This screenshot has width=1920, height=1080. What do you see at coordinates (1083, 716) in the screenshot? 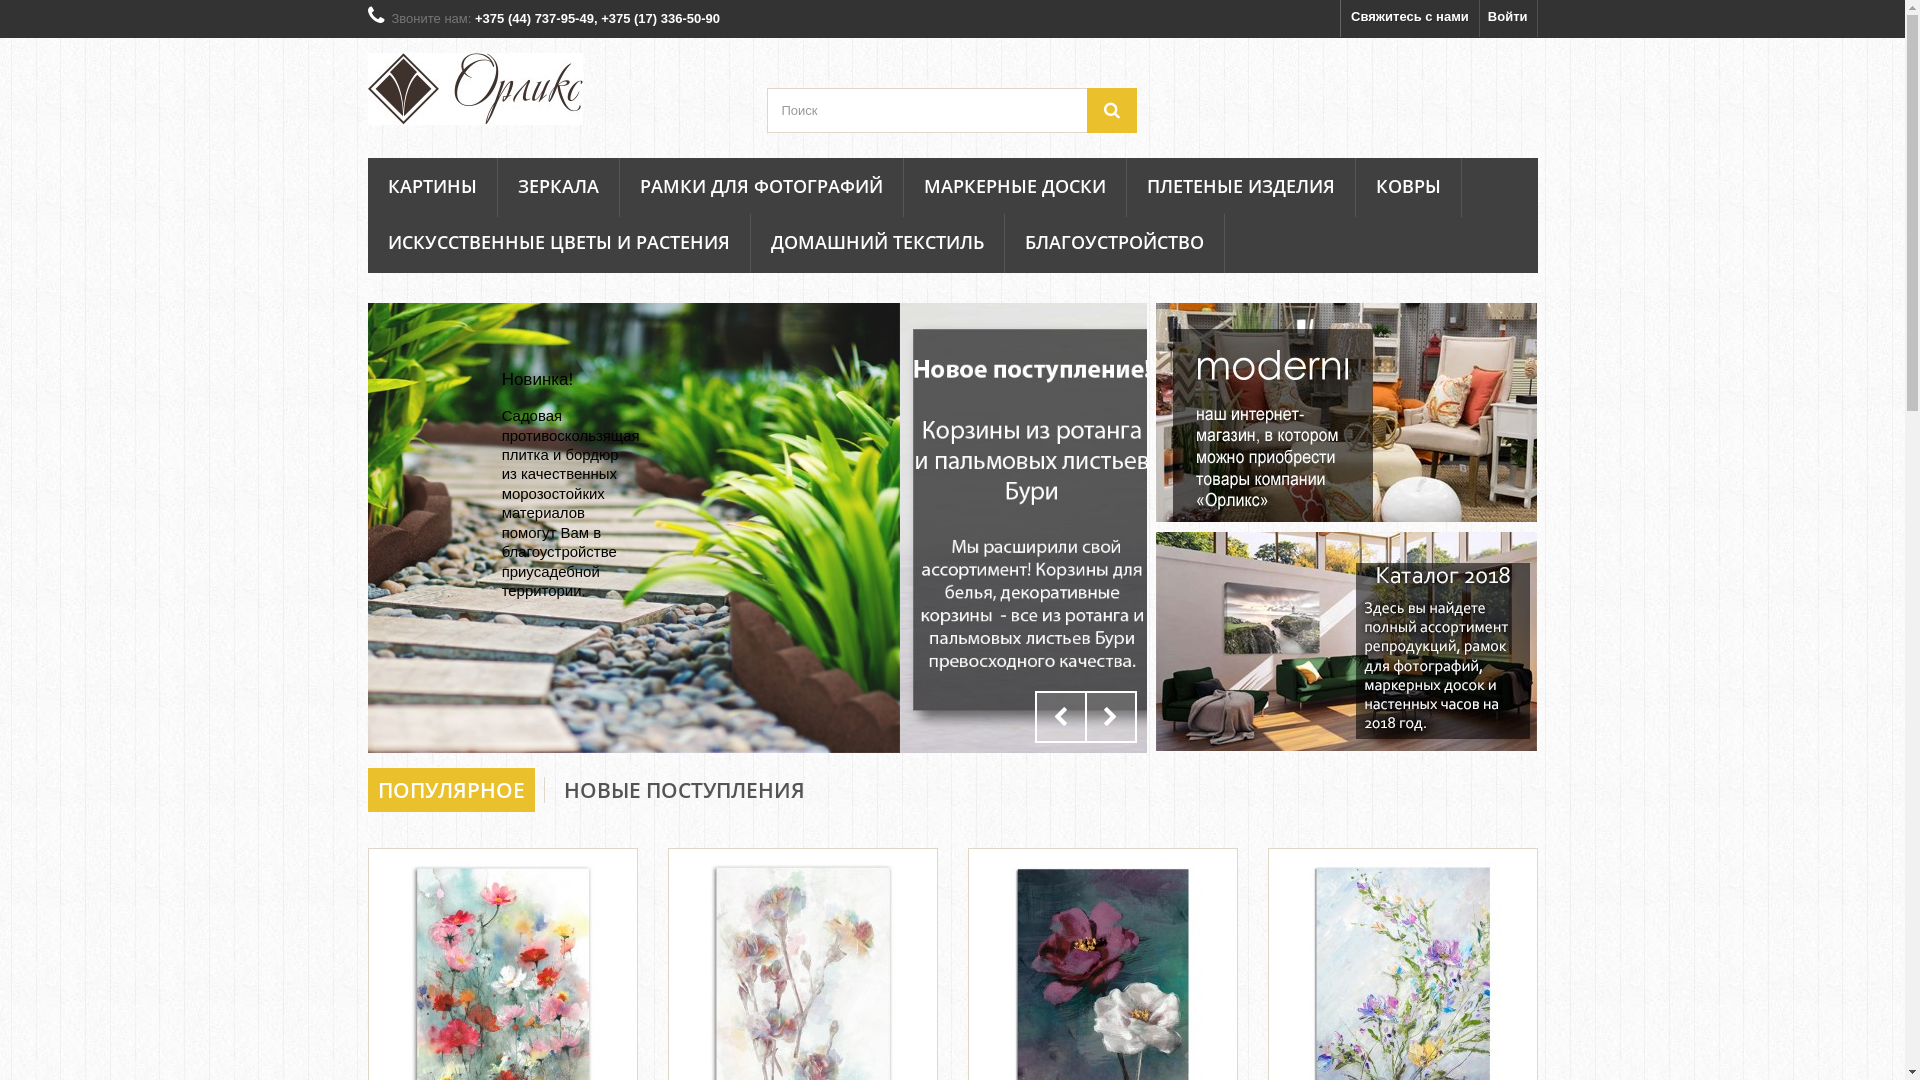
I see `'Next'` at bounding box center [1083, 716].